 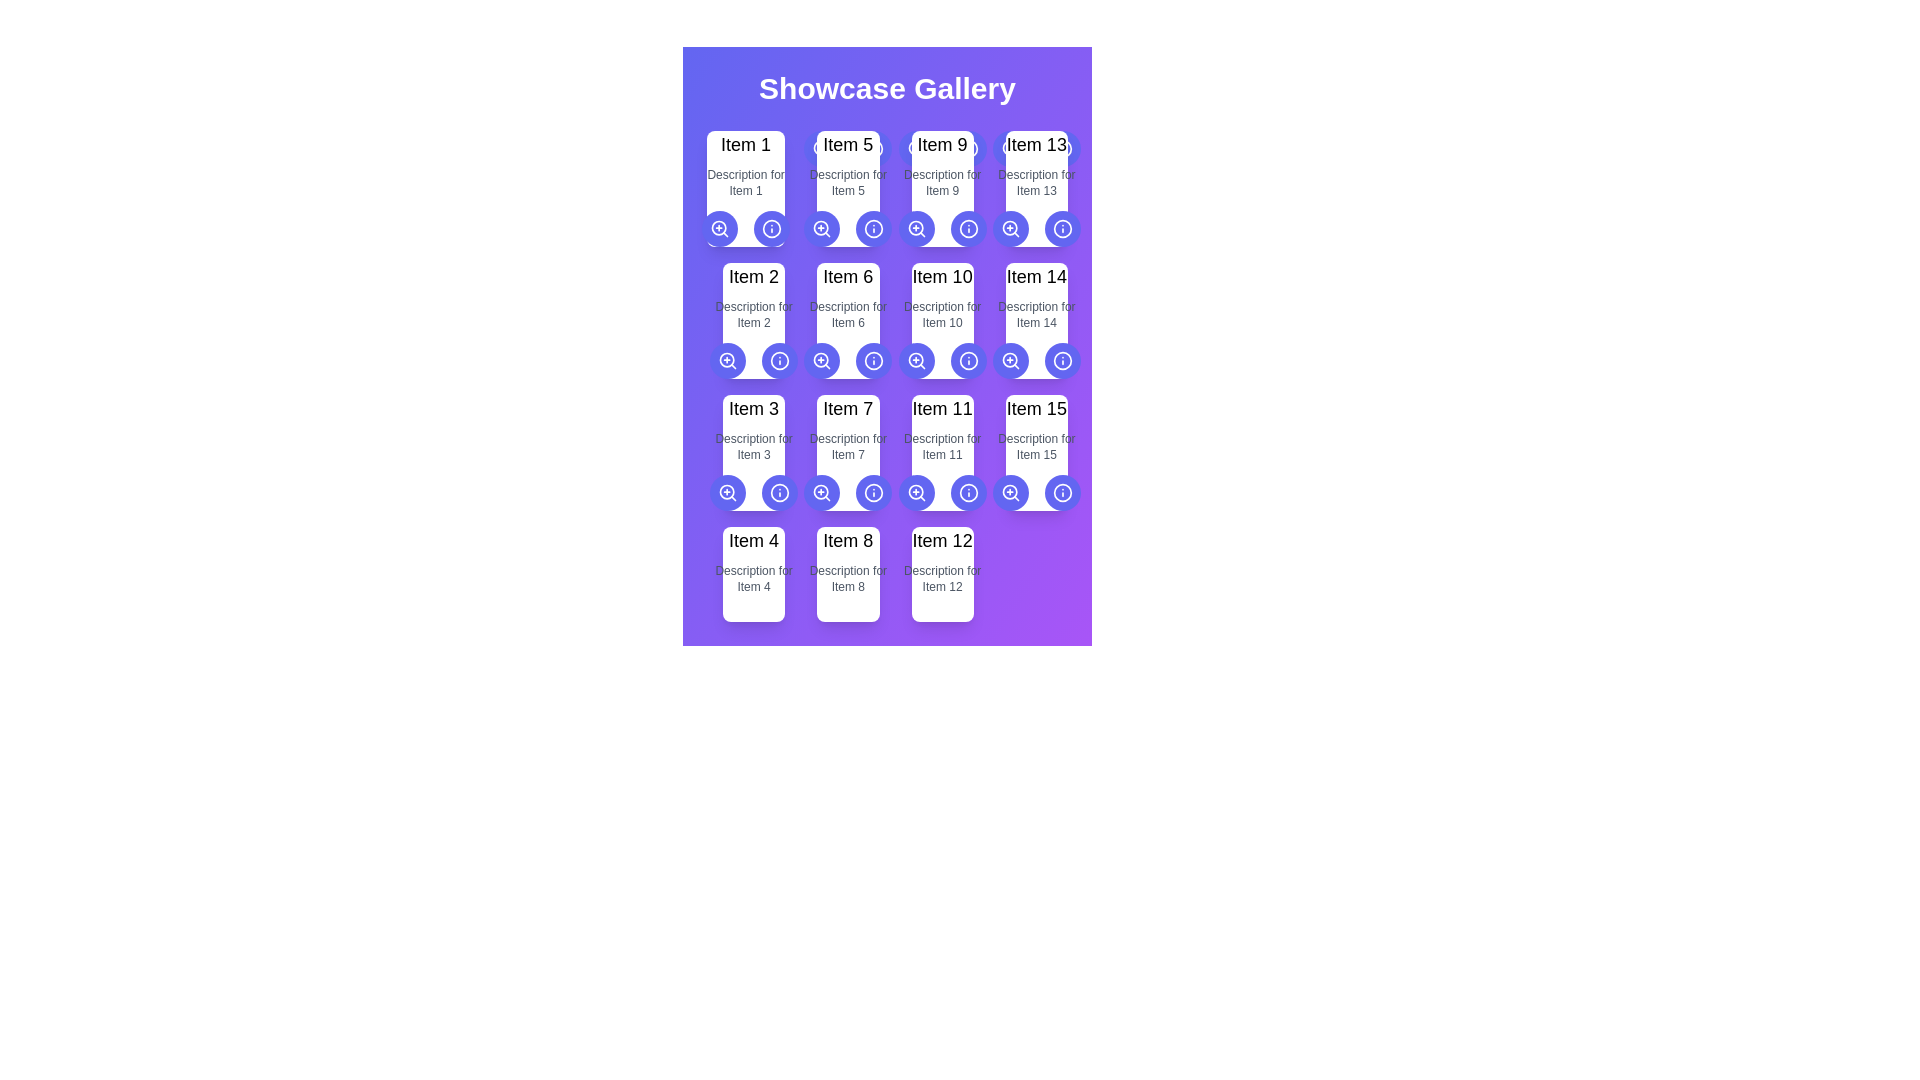 I want to click on the circular shape of the 'info' icon associated with 'Item 5' in the grid layout, so click(x=771, y=227).